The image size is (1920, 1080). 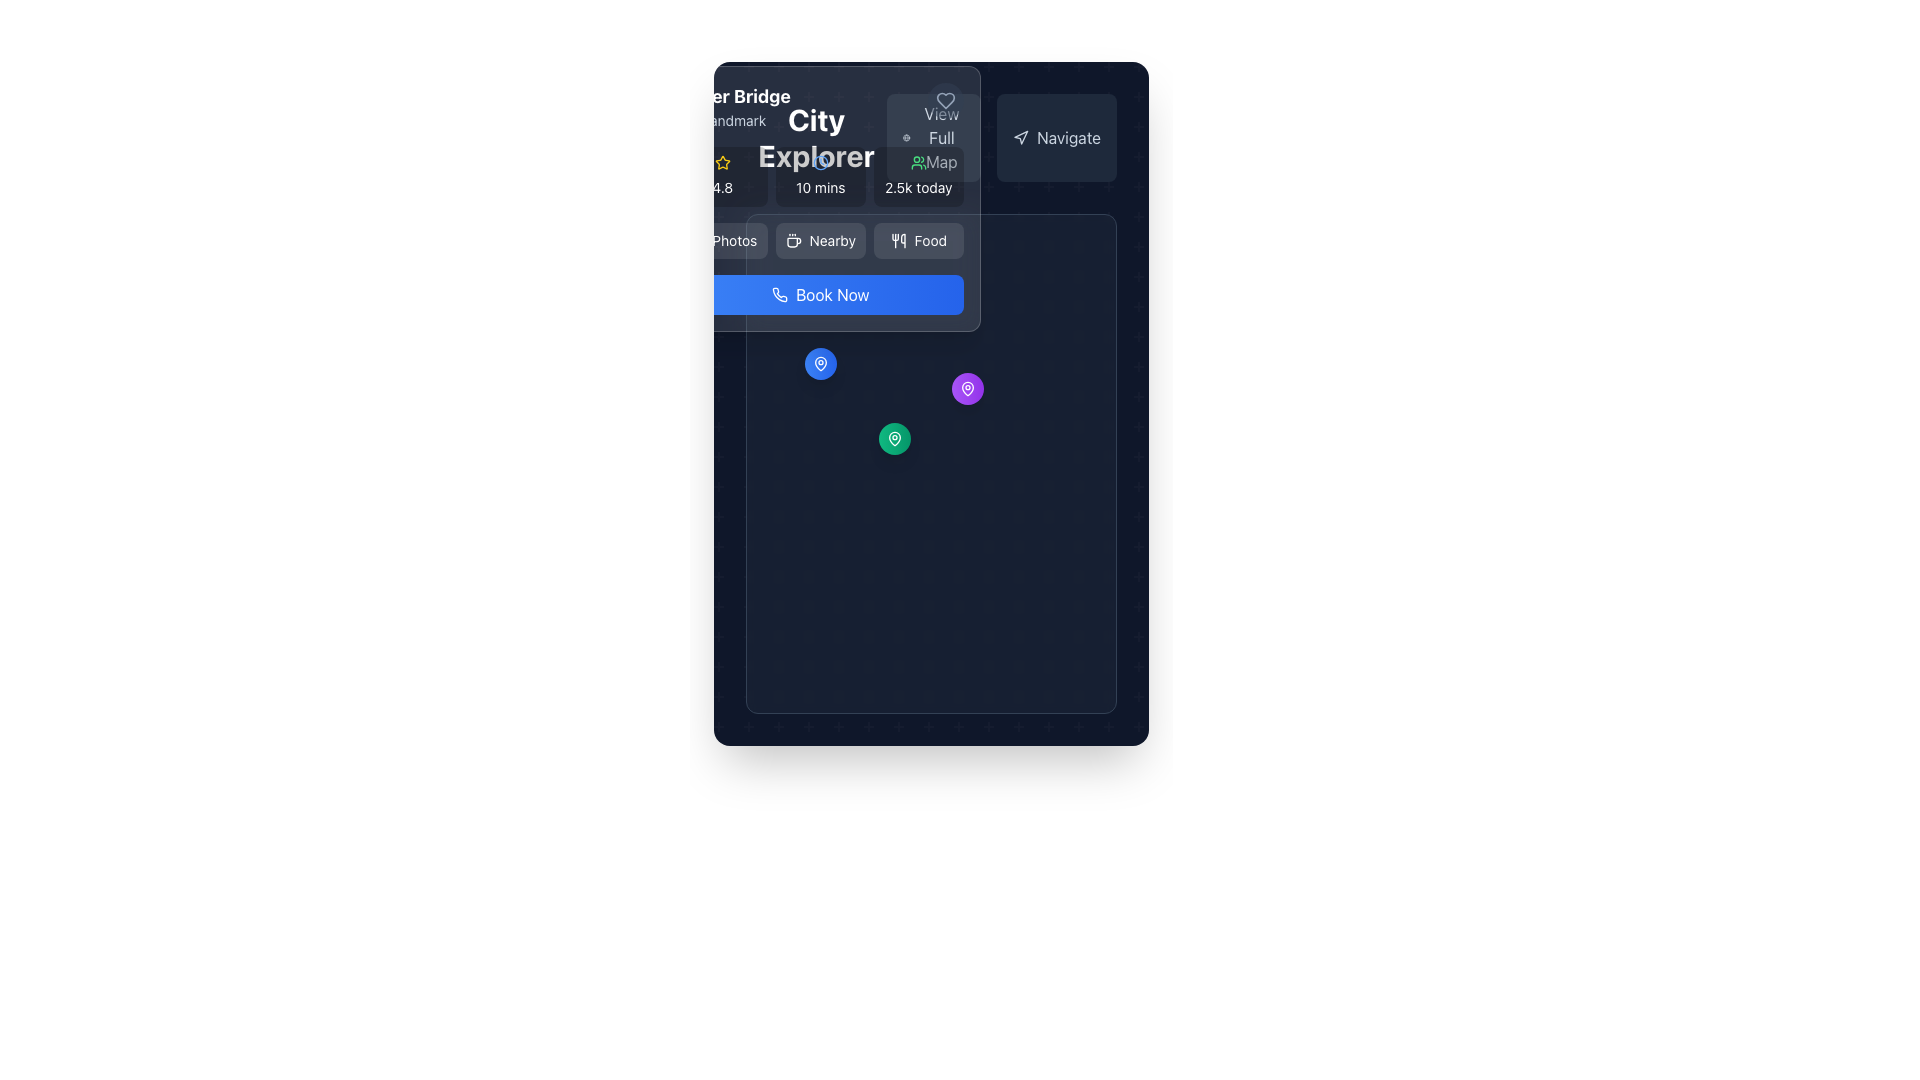 I want to click on the 'Navigate' button with dark slate background and rounded corners, so click(x=1002, y=137).